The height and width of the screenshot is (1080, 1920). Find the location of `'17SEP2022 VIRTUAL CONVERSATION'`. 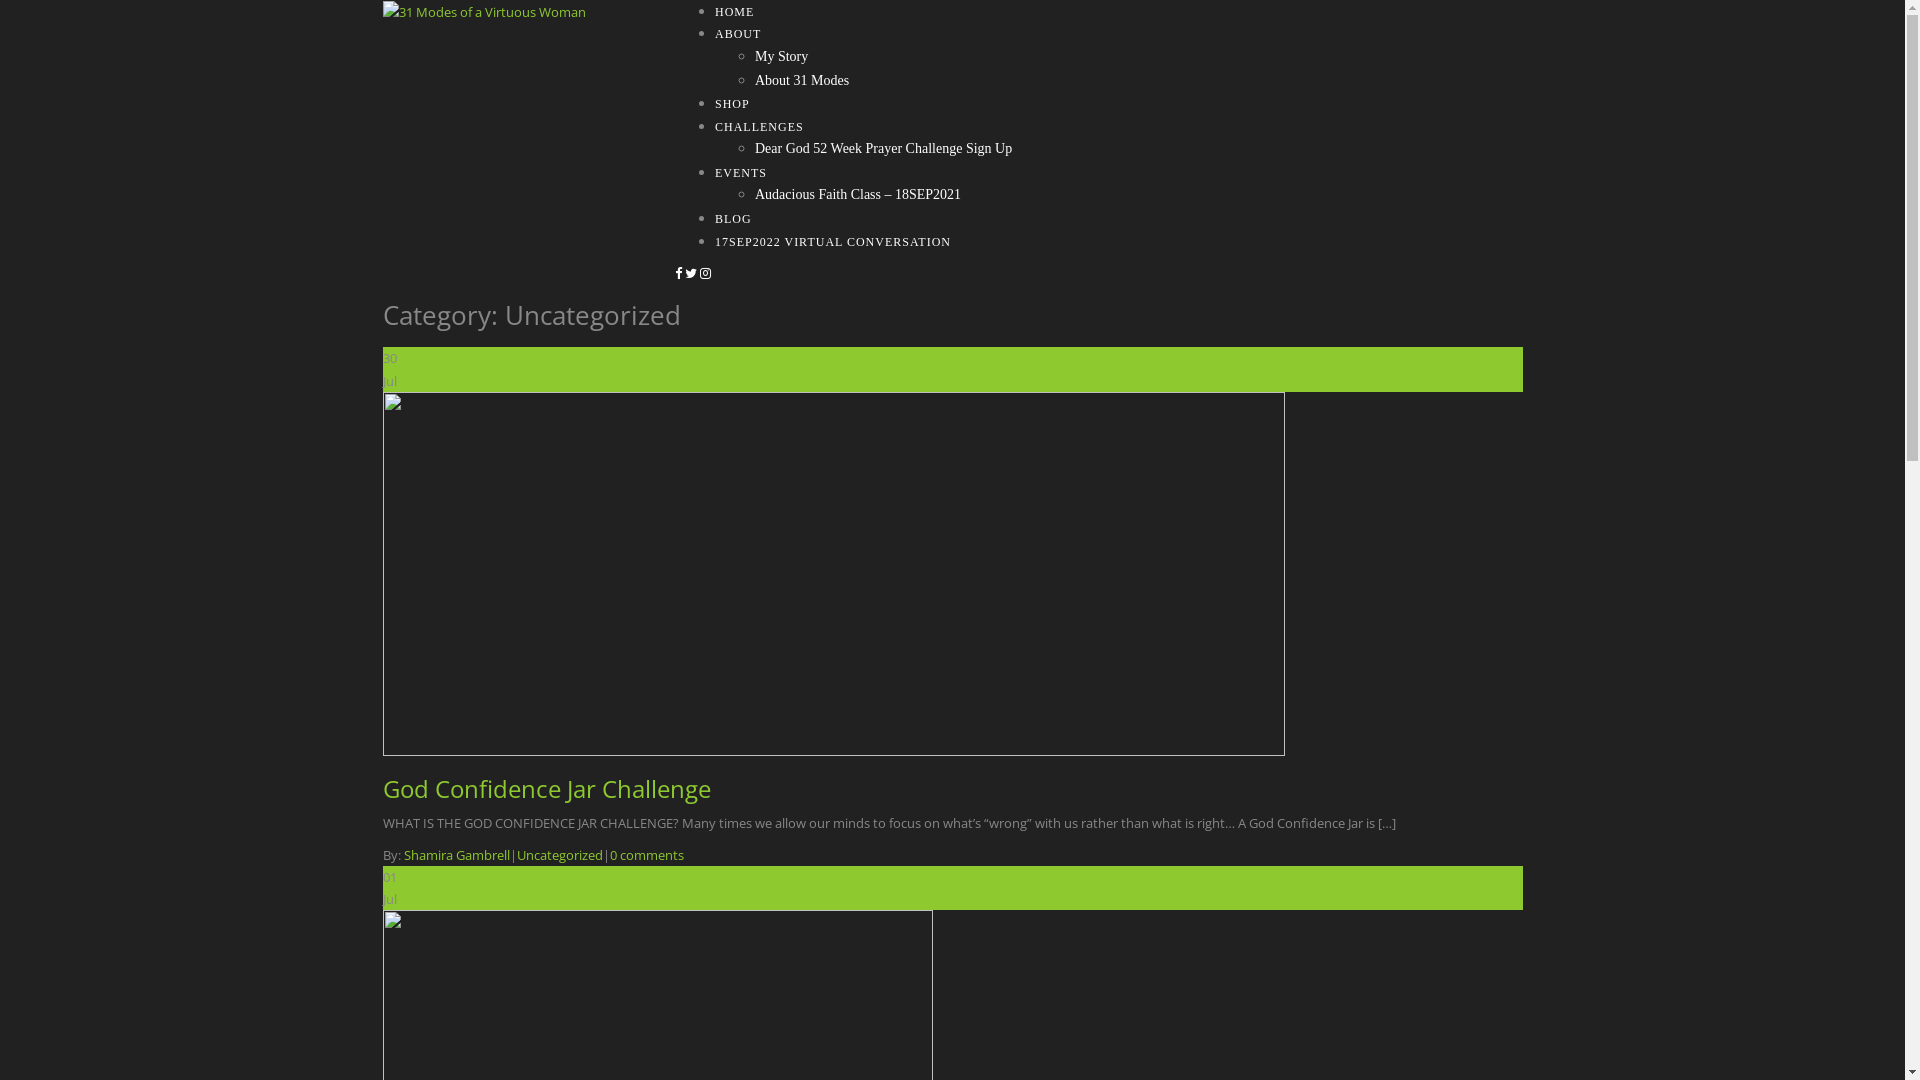

'17SEP2022 VIRTUAL CONVERSATION' is located at coordinates (833, 241).